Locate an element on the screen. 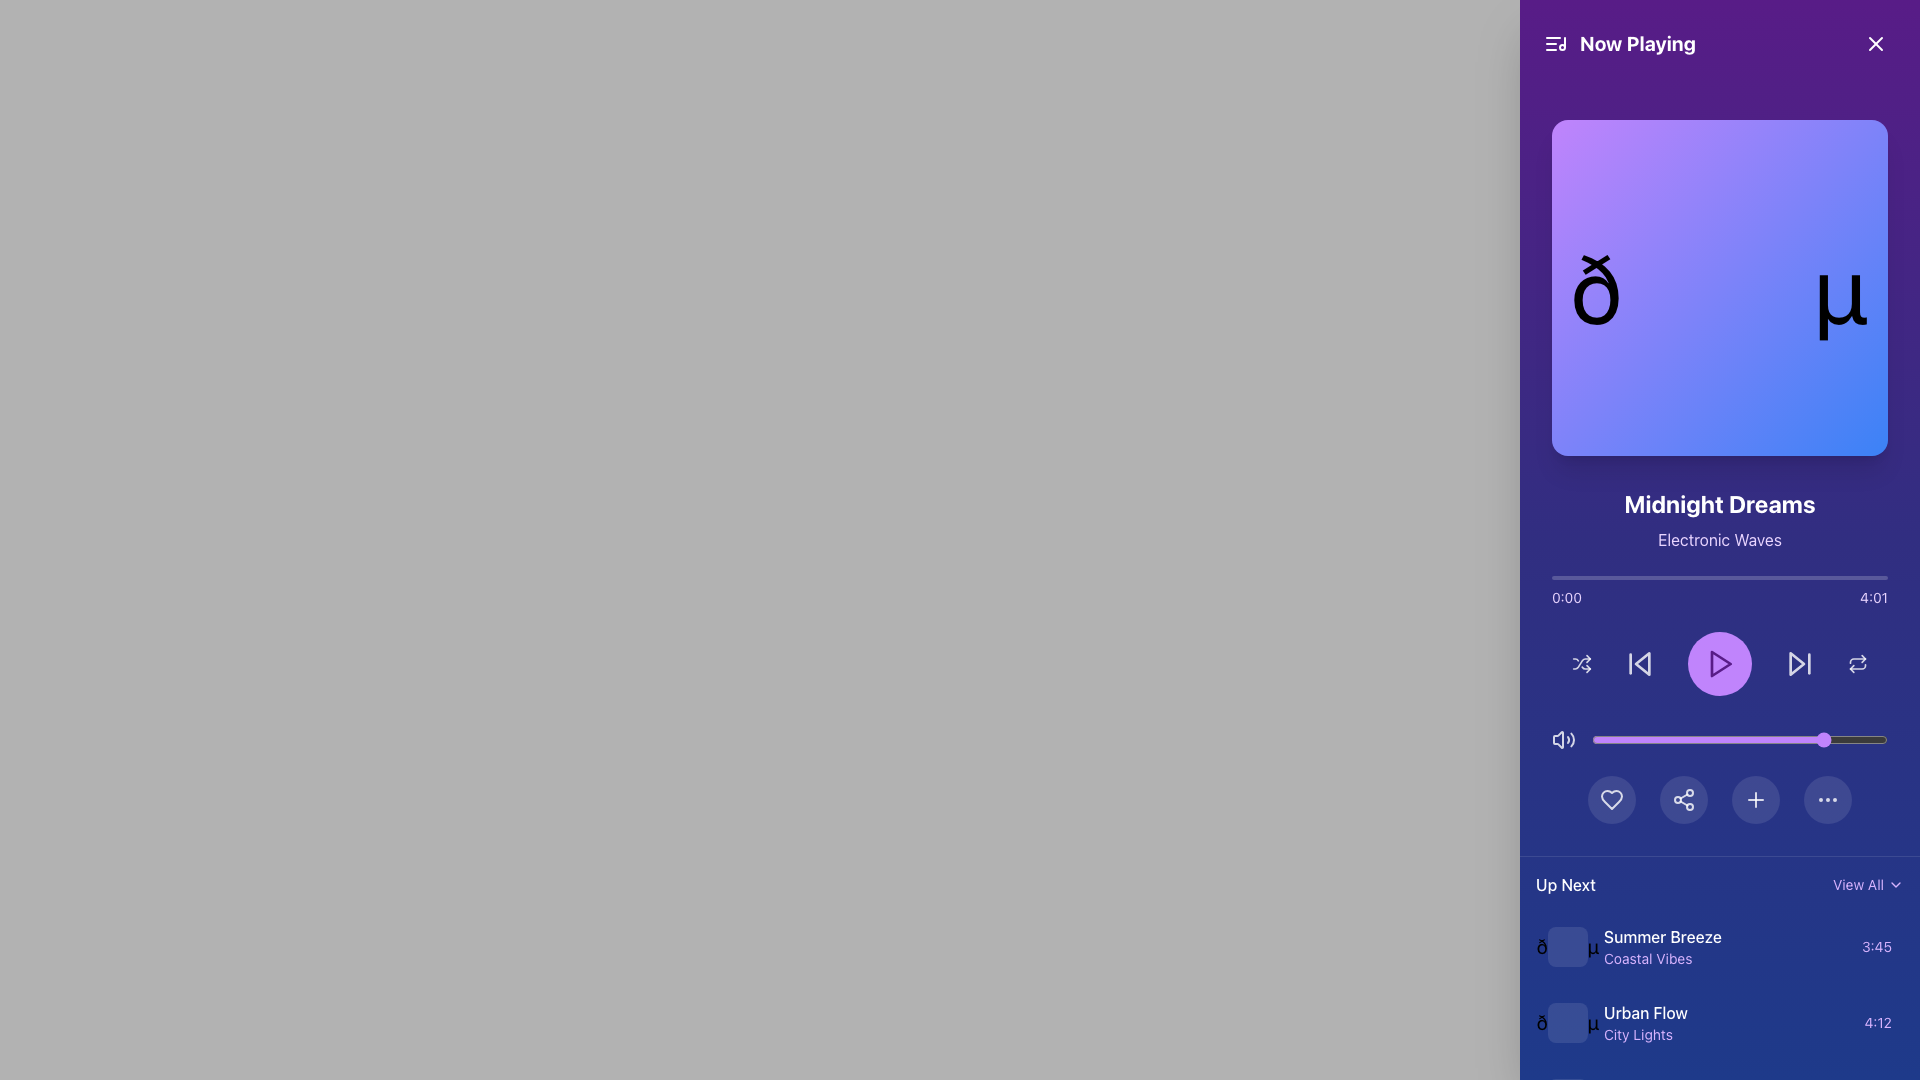  the non-interactive text element displaying 'Electronic Waves' is located at coordinates (1718, 540).